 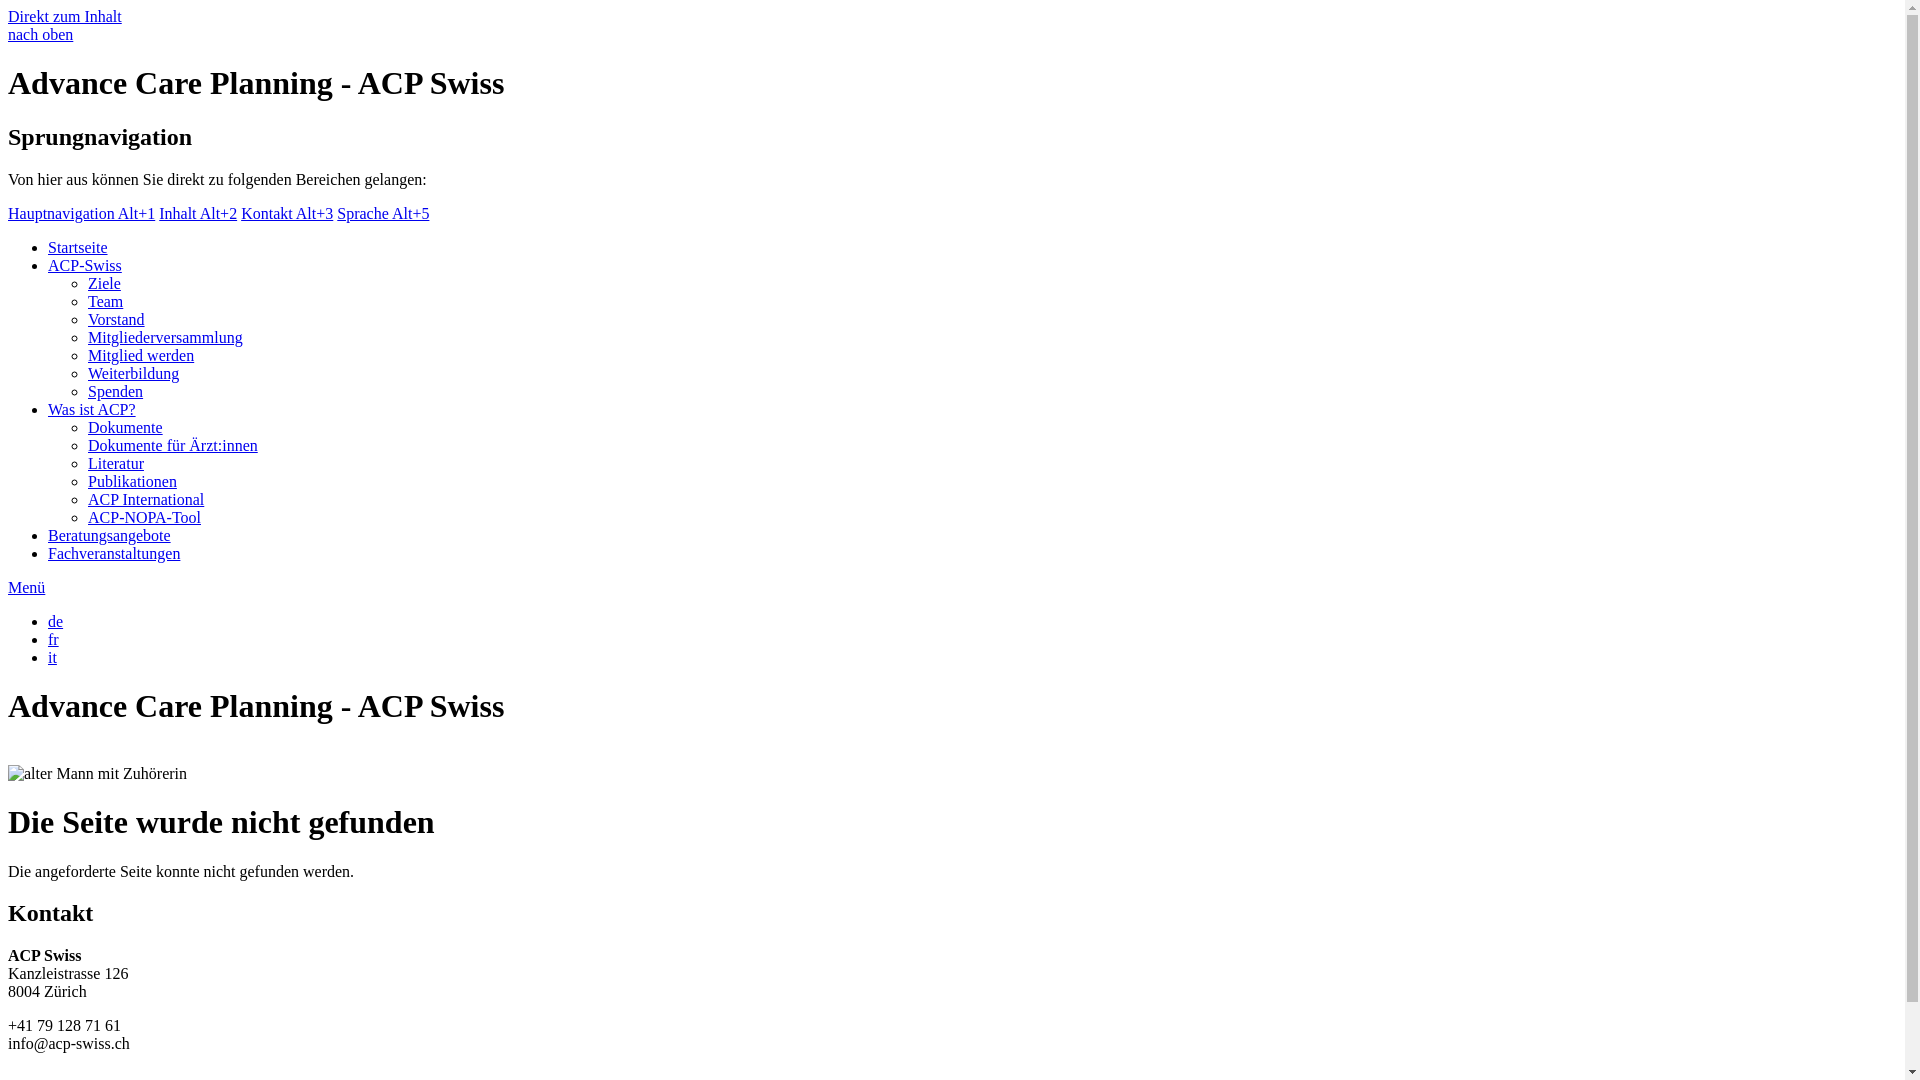 What do you see at coordinates (99, 136) in the screenshot?
I see `'Sprungnavigation'` at bounding box center [99, 136].